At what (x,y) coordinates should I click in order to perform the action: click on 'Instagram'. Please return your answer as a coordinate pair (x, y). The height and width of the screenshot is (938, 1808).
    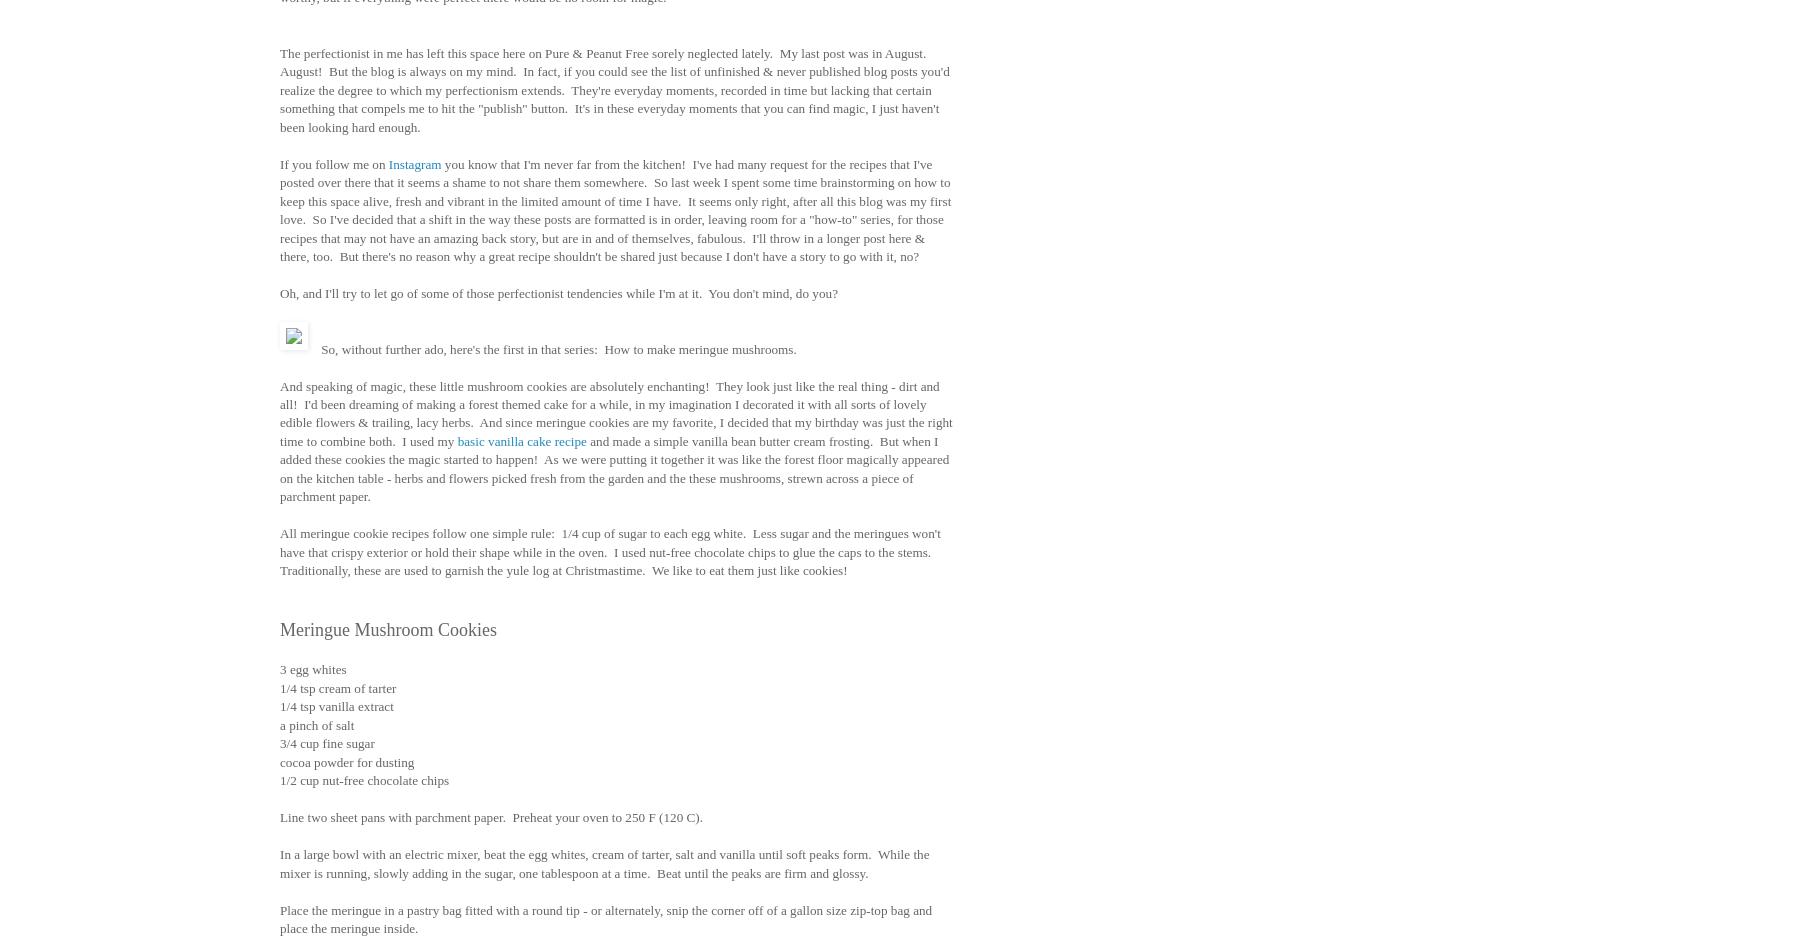
    Looking at the image, I should click on (415, 163).